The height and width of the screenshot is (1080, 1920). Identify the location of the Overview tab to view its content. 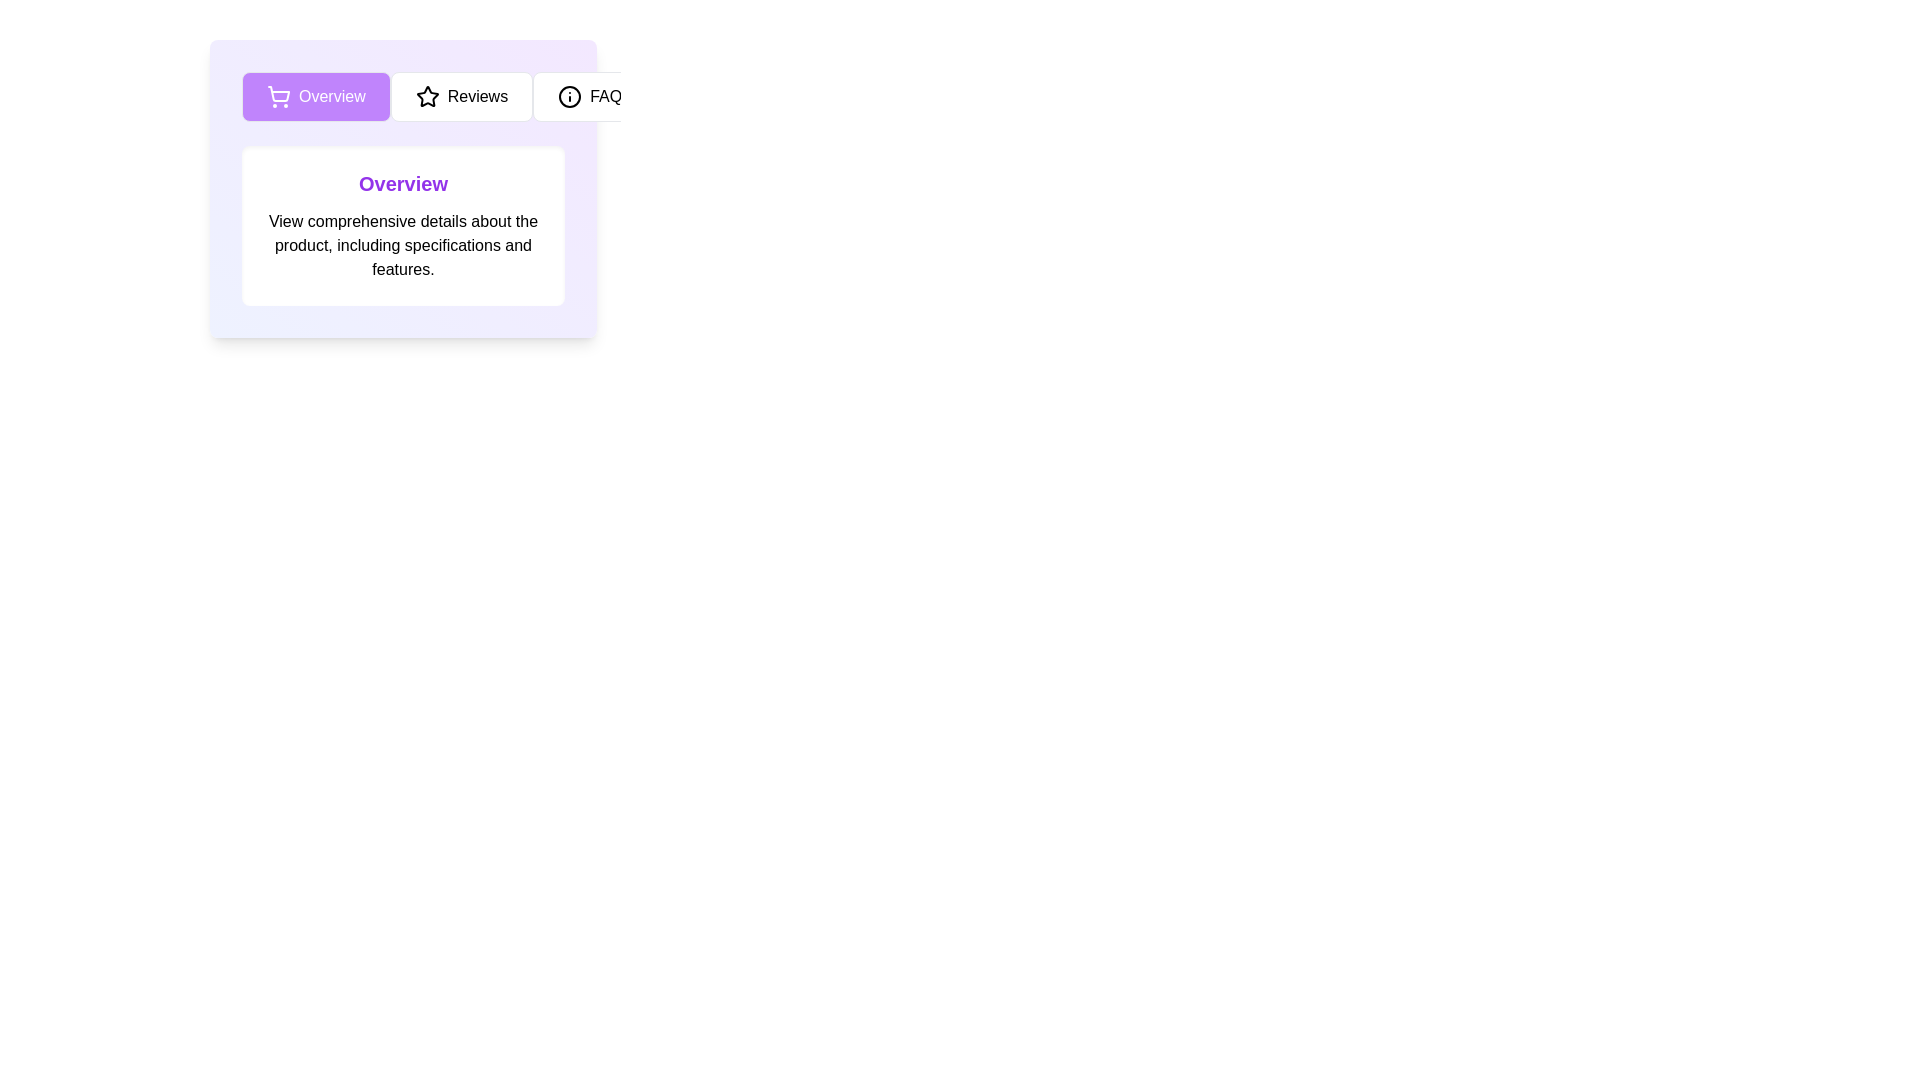
(315, 96).